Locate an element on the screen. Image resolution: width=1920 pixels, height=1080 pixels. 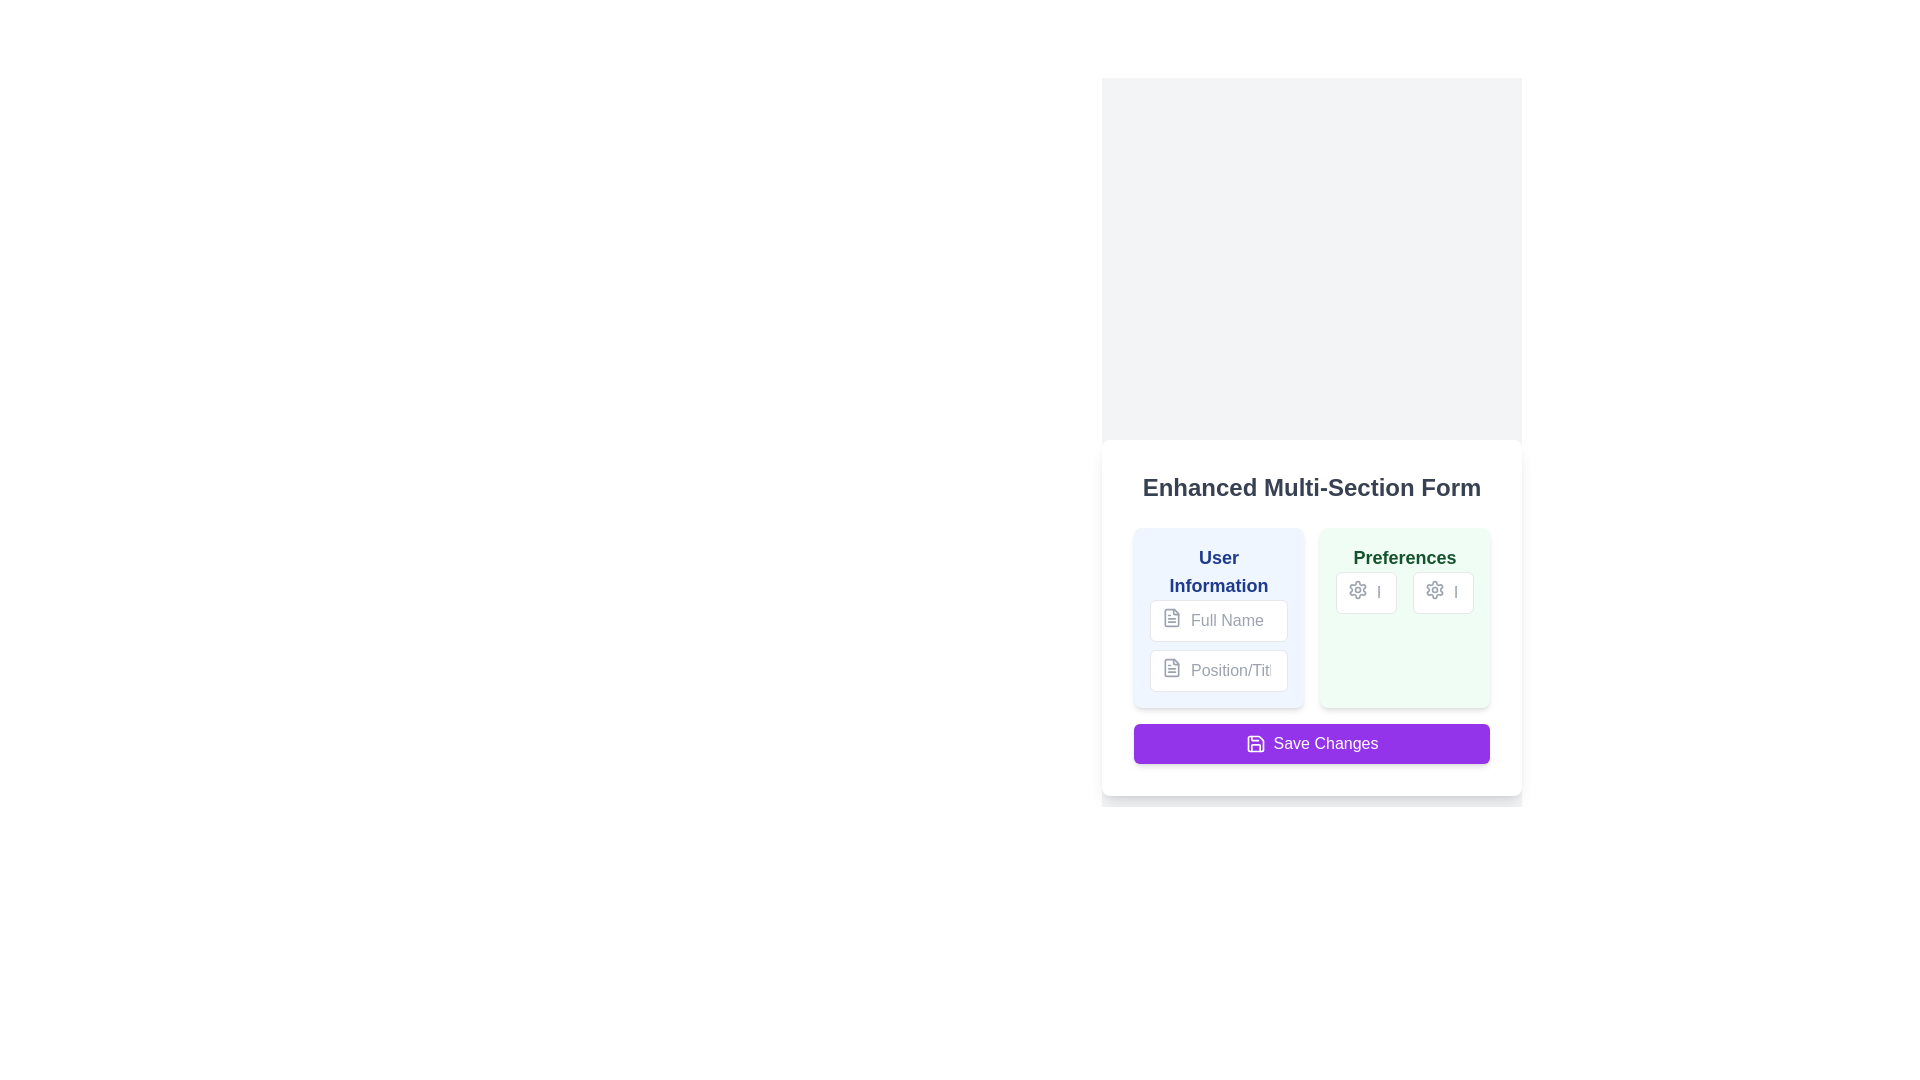
the document icon located in the 'User Information' section is located at coordinates (1171, 616).